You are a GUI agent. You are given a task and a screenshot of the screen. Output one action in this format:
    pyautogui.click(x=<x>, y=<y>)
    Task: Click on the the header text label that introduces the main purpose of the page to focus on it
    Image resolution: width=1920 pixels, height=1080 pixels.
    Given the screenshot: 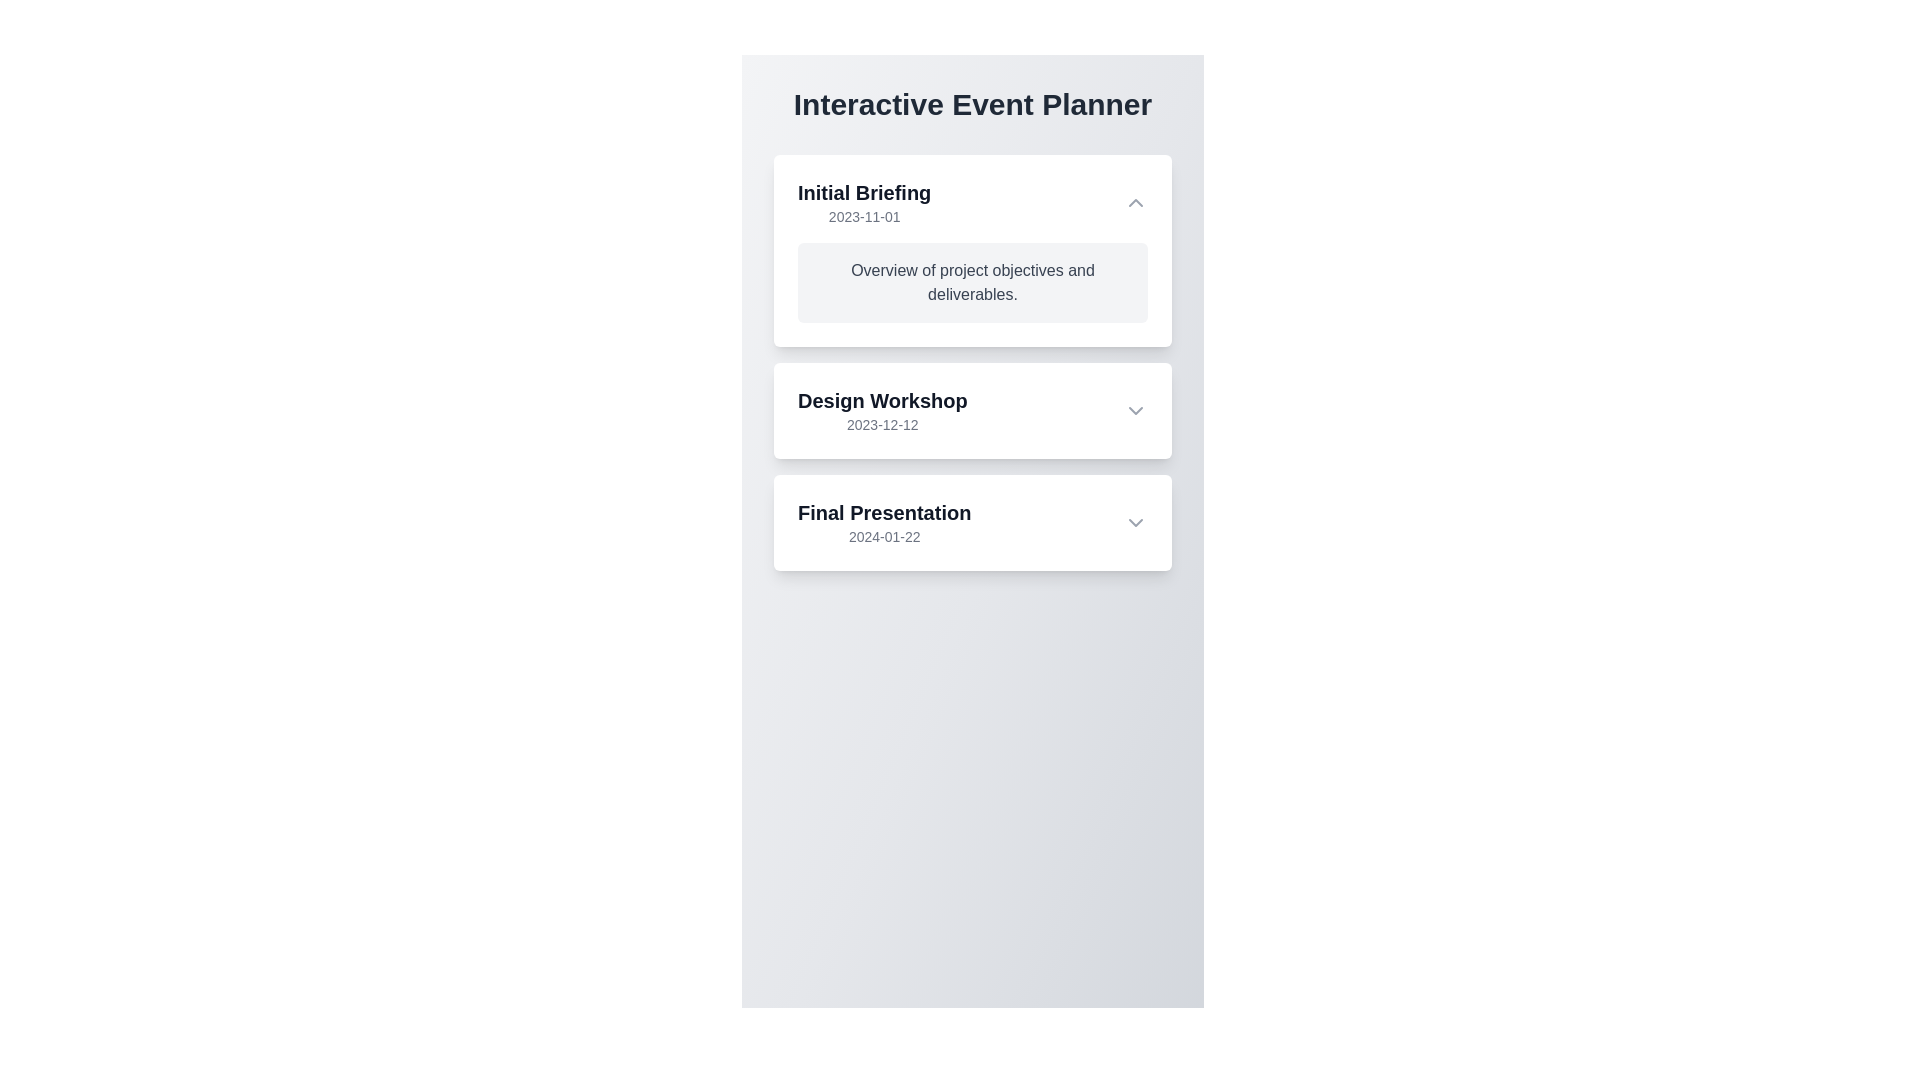 What is the action you would take?
    pyautogui.click(x=973, y=104)
    